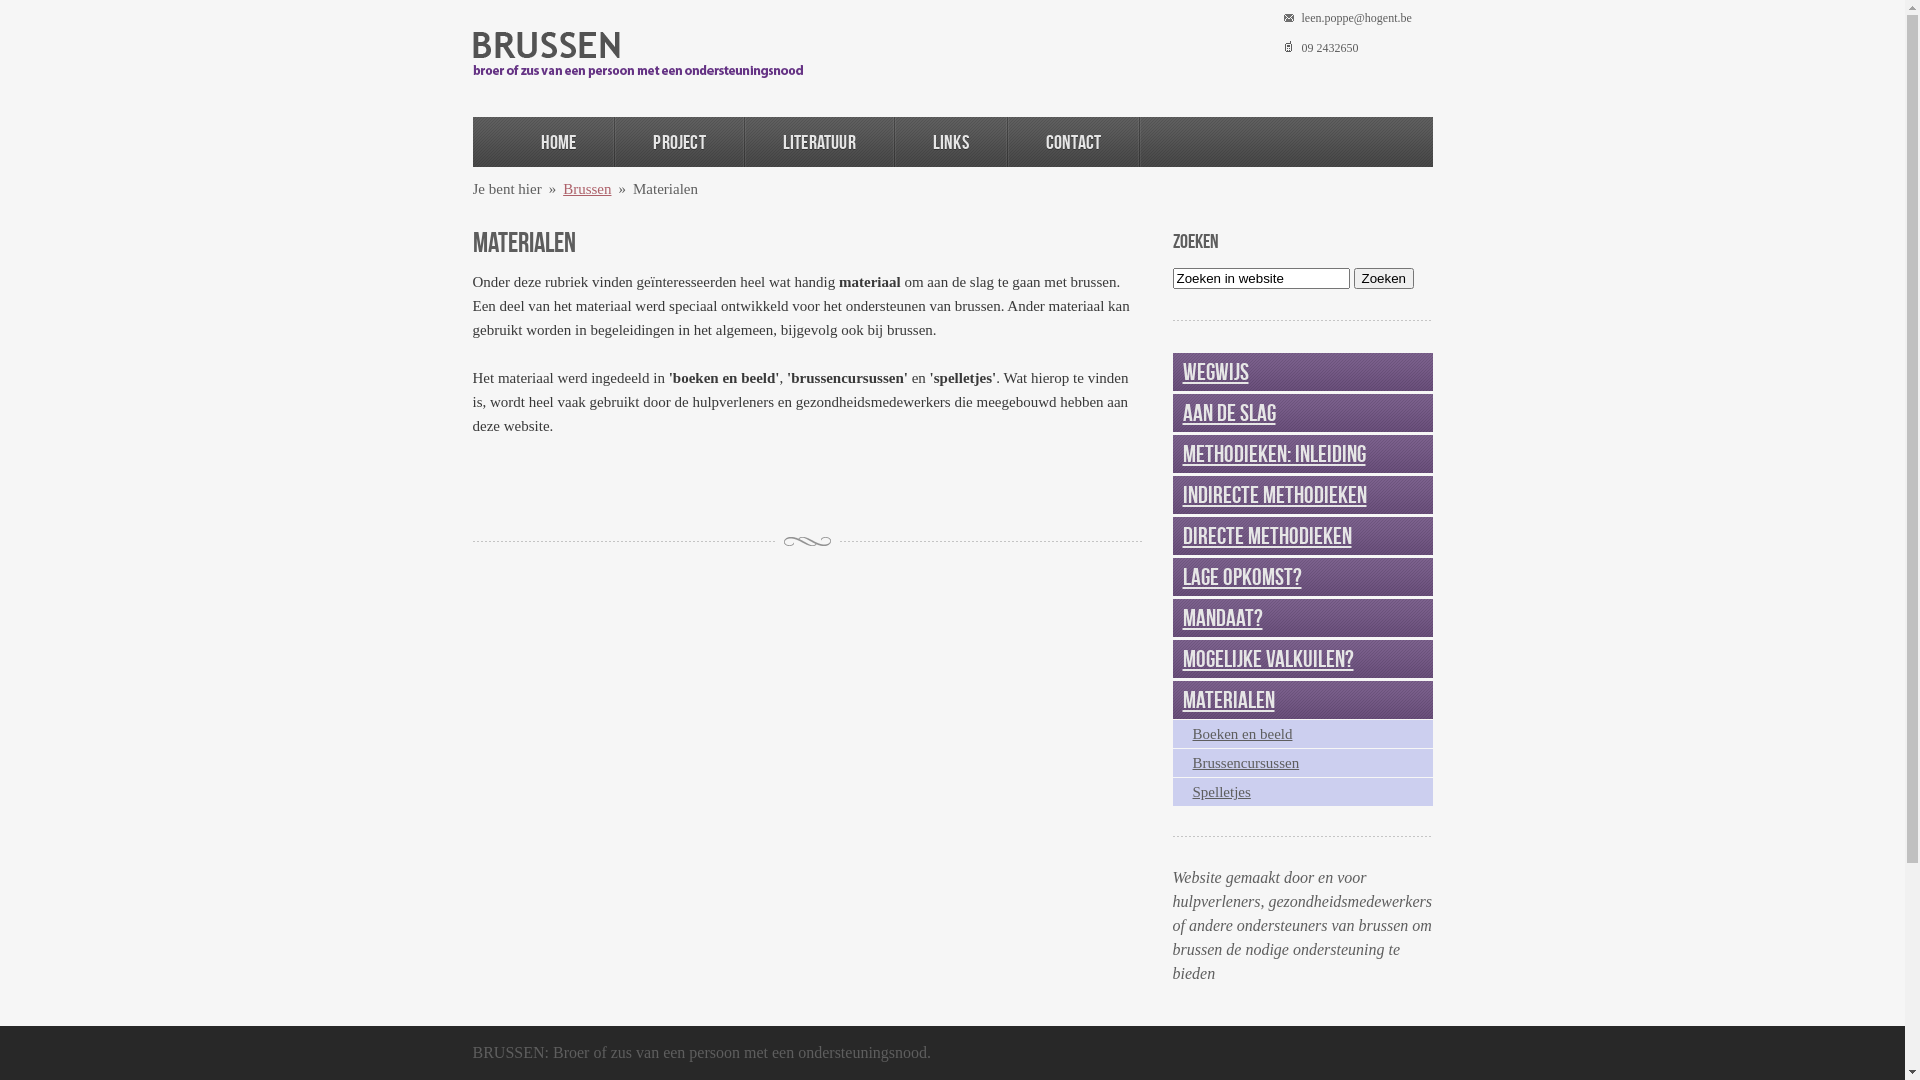  I want to click on 'Lage opkomst?', so click(1240, 577).